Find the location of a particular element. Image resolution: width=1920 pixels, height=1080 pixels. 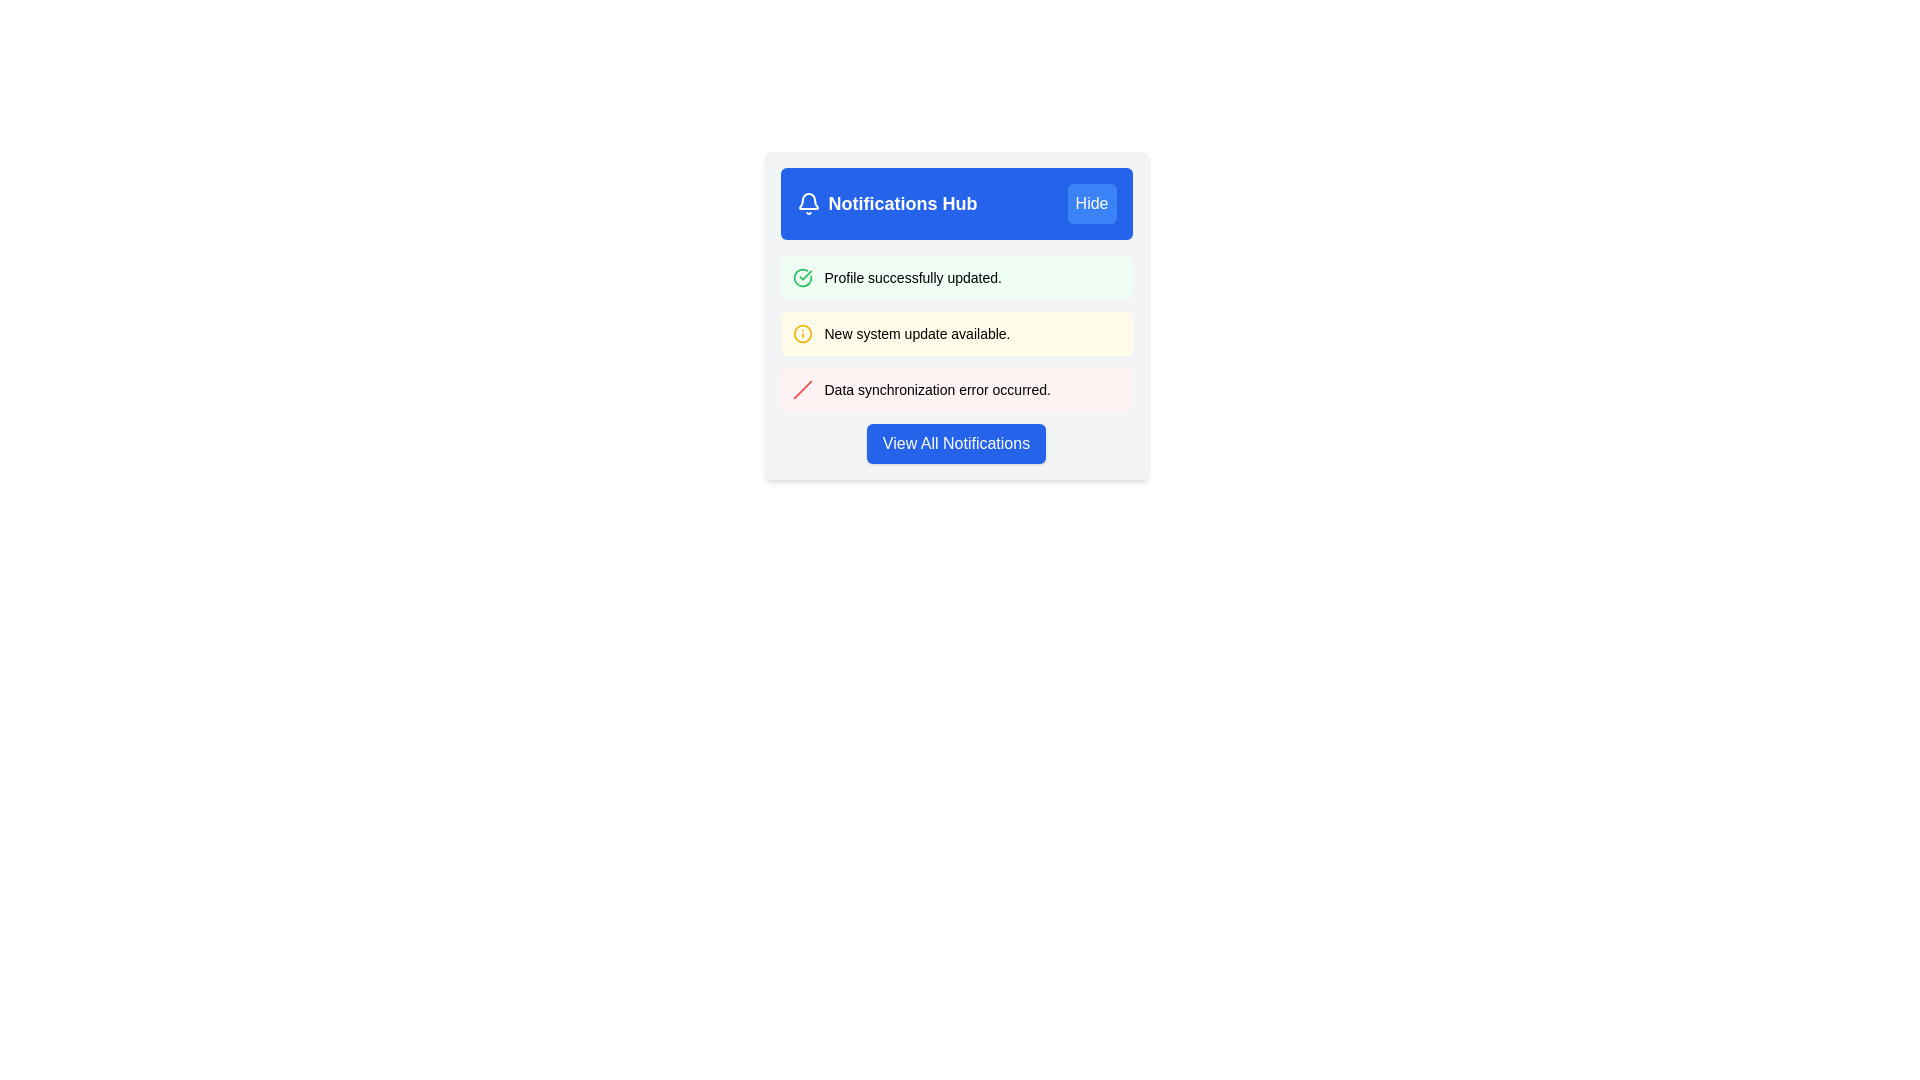

the circular info icon with a yellow outline that is positioned beside the notification text 'New system update available.' is located at coordinates (802, 333).